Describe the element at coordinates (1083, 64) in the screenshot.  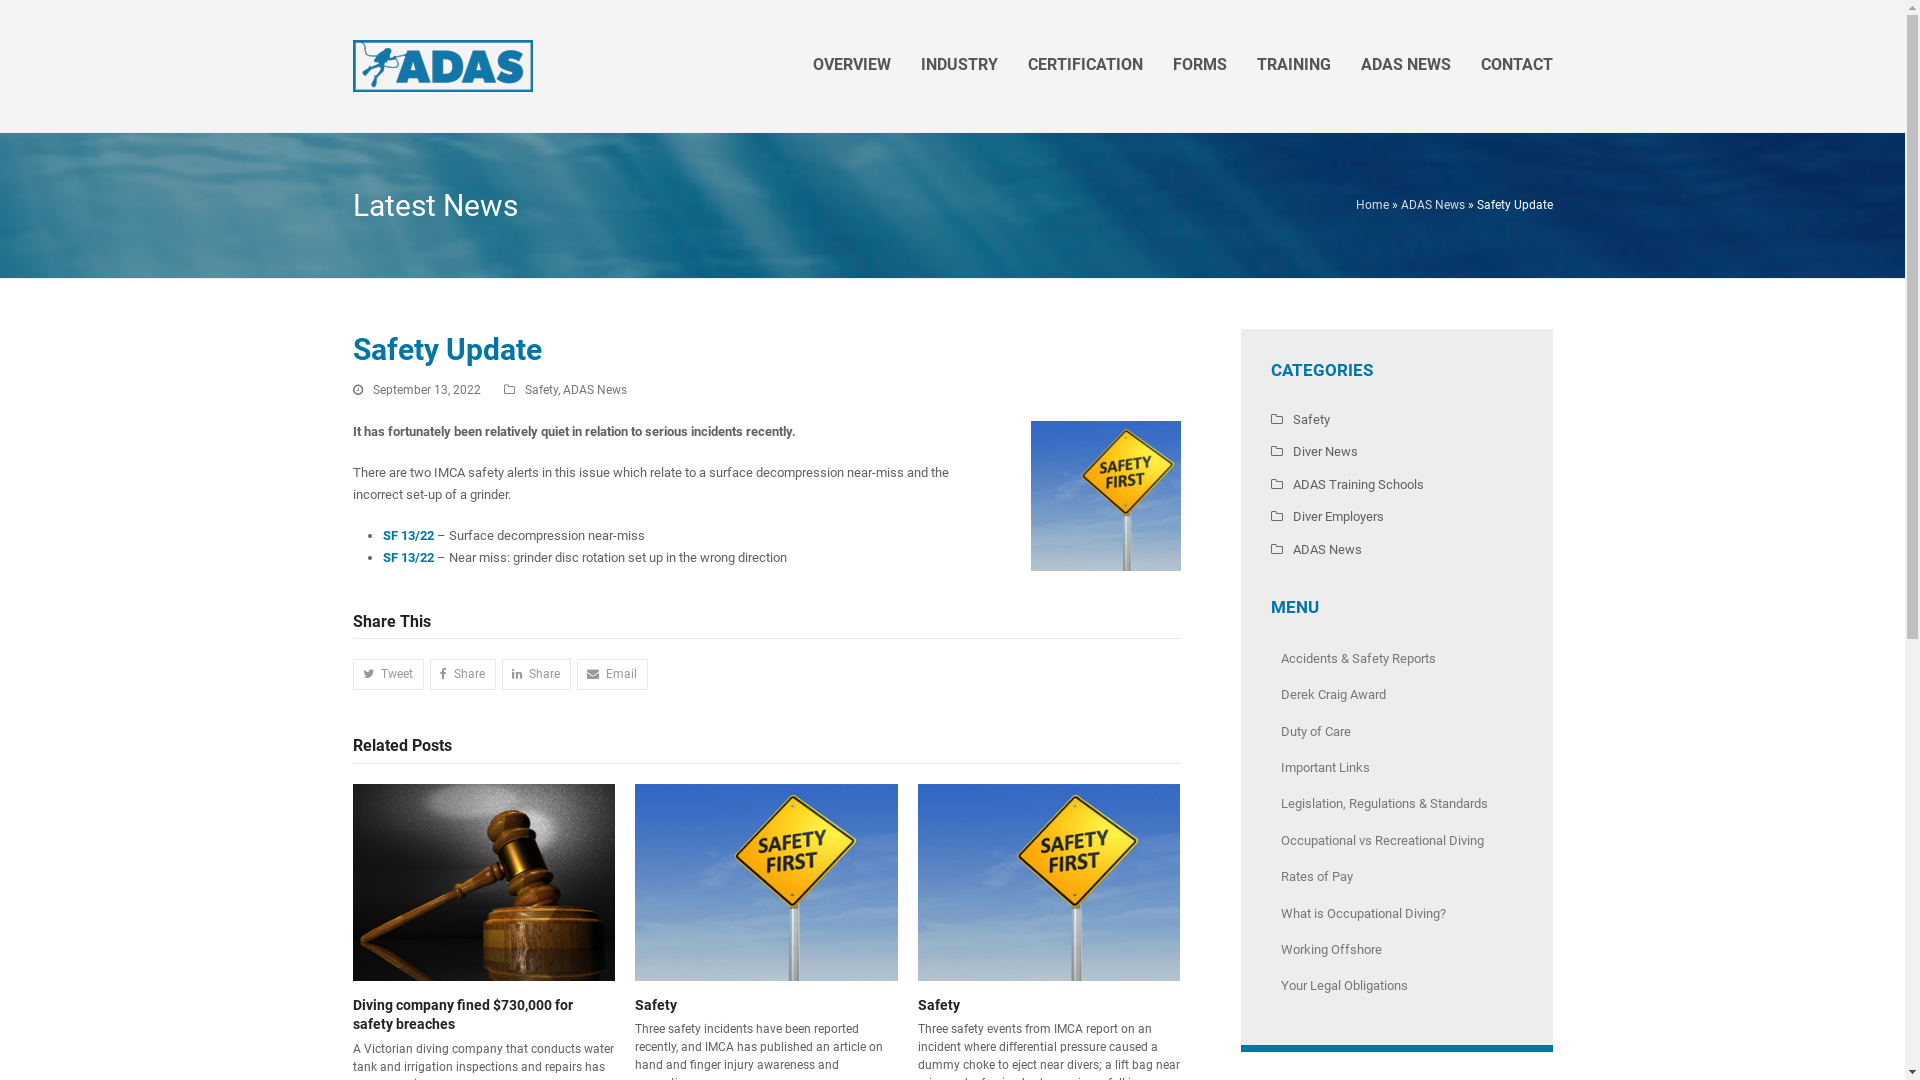
I see `'CERTIFICATION'` at that location.